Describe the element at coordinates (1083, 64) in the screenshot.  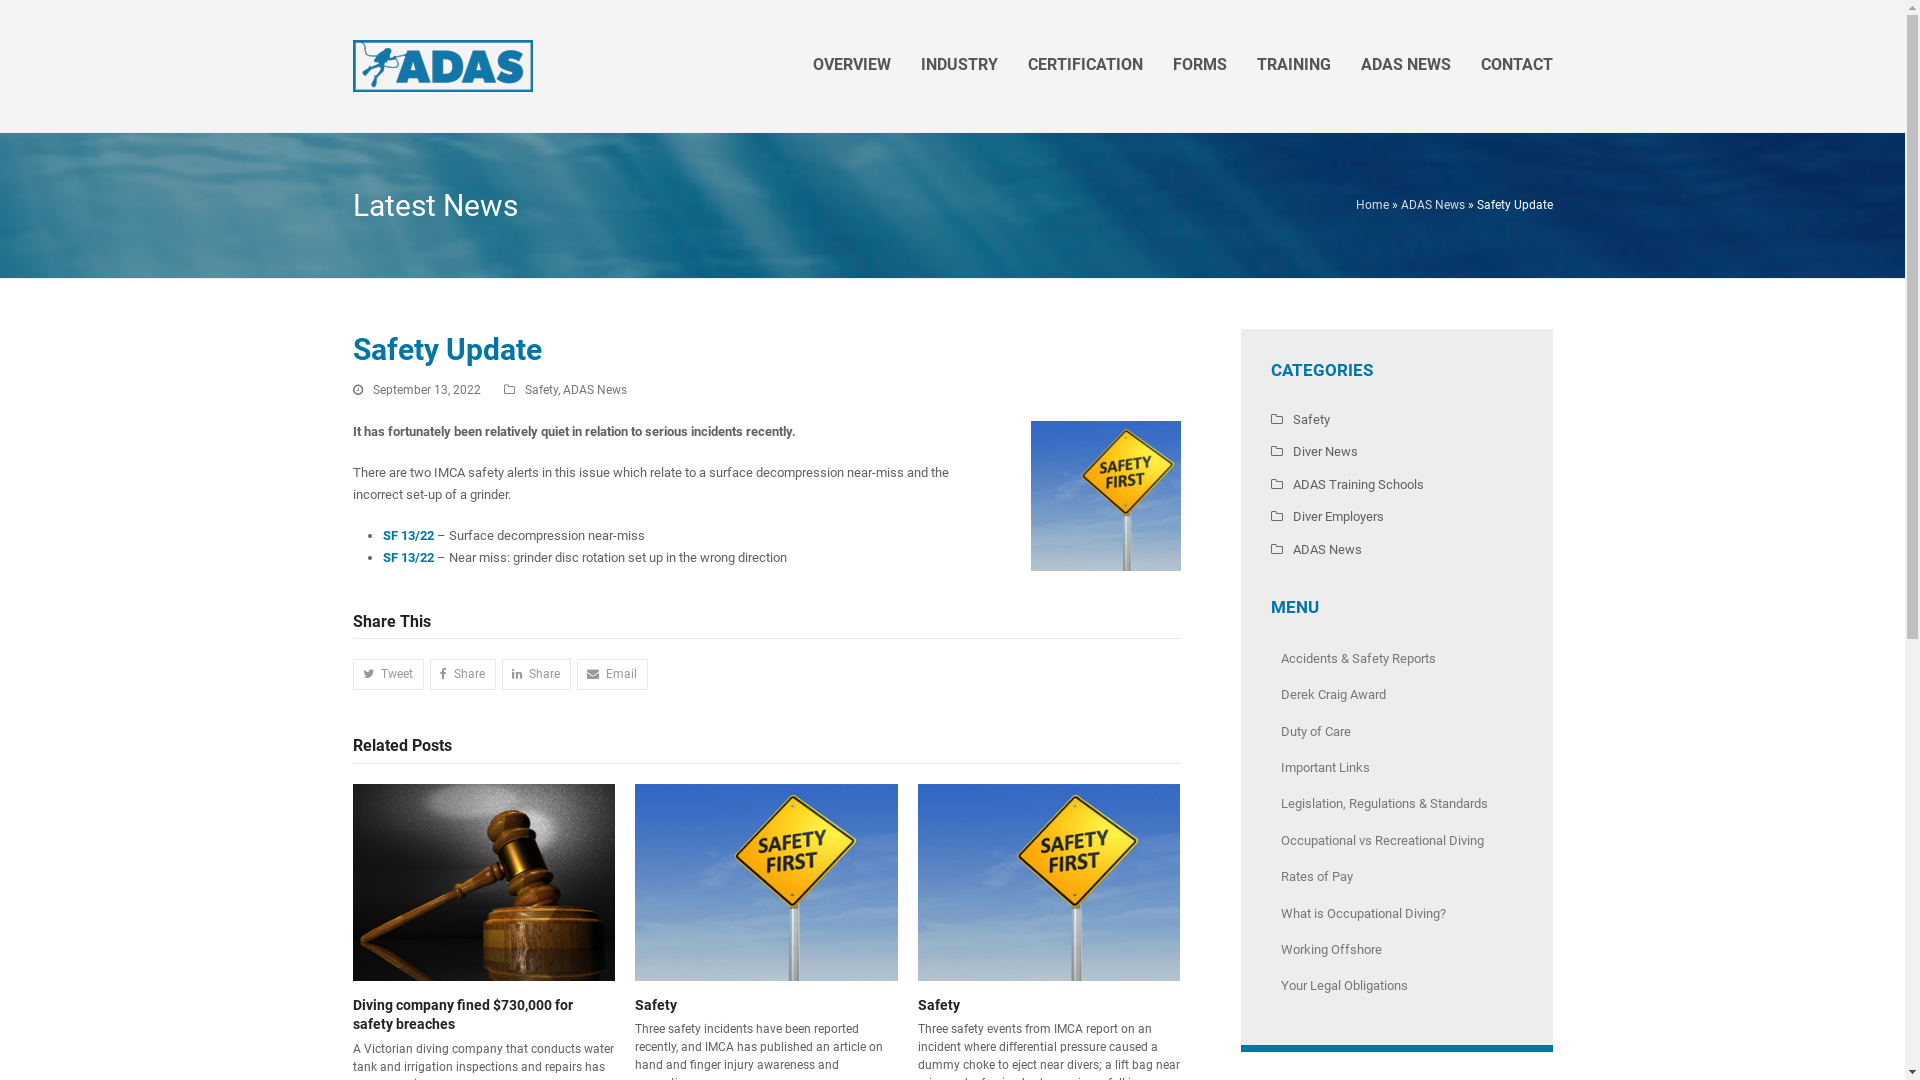
I see `'CERTIFICATION'` at that location.